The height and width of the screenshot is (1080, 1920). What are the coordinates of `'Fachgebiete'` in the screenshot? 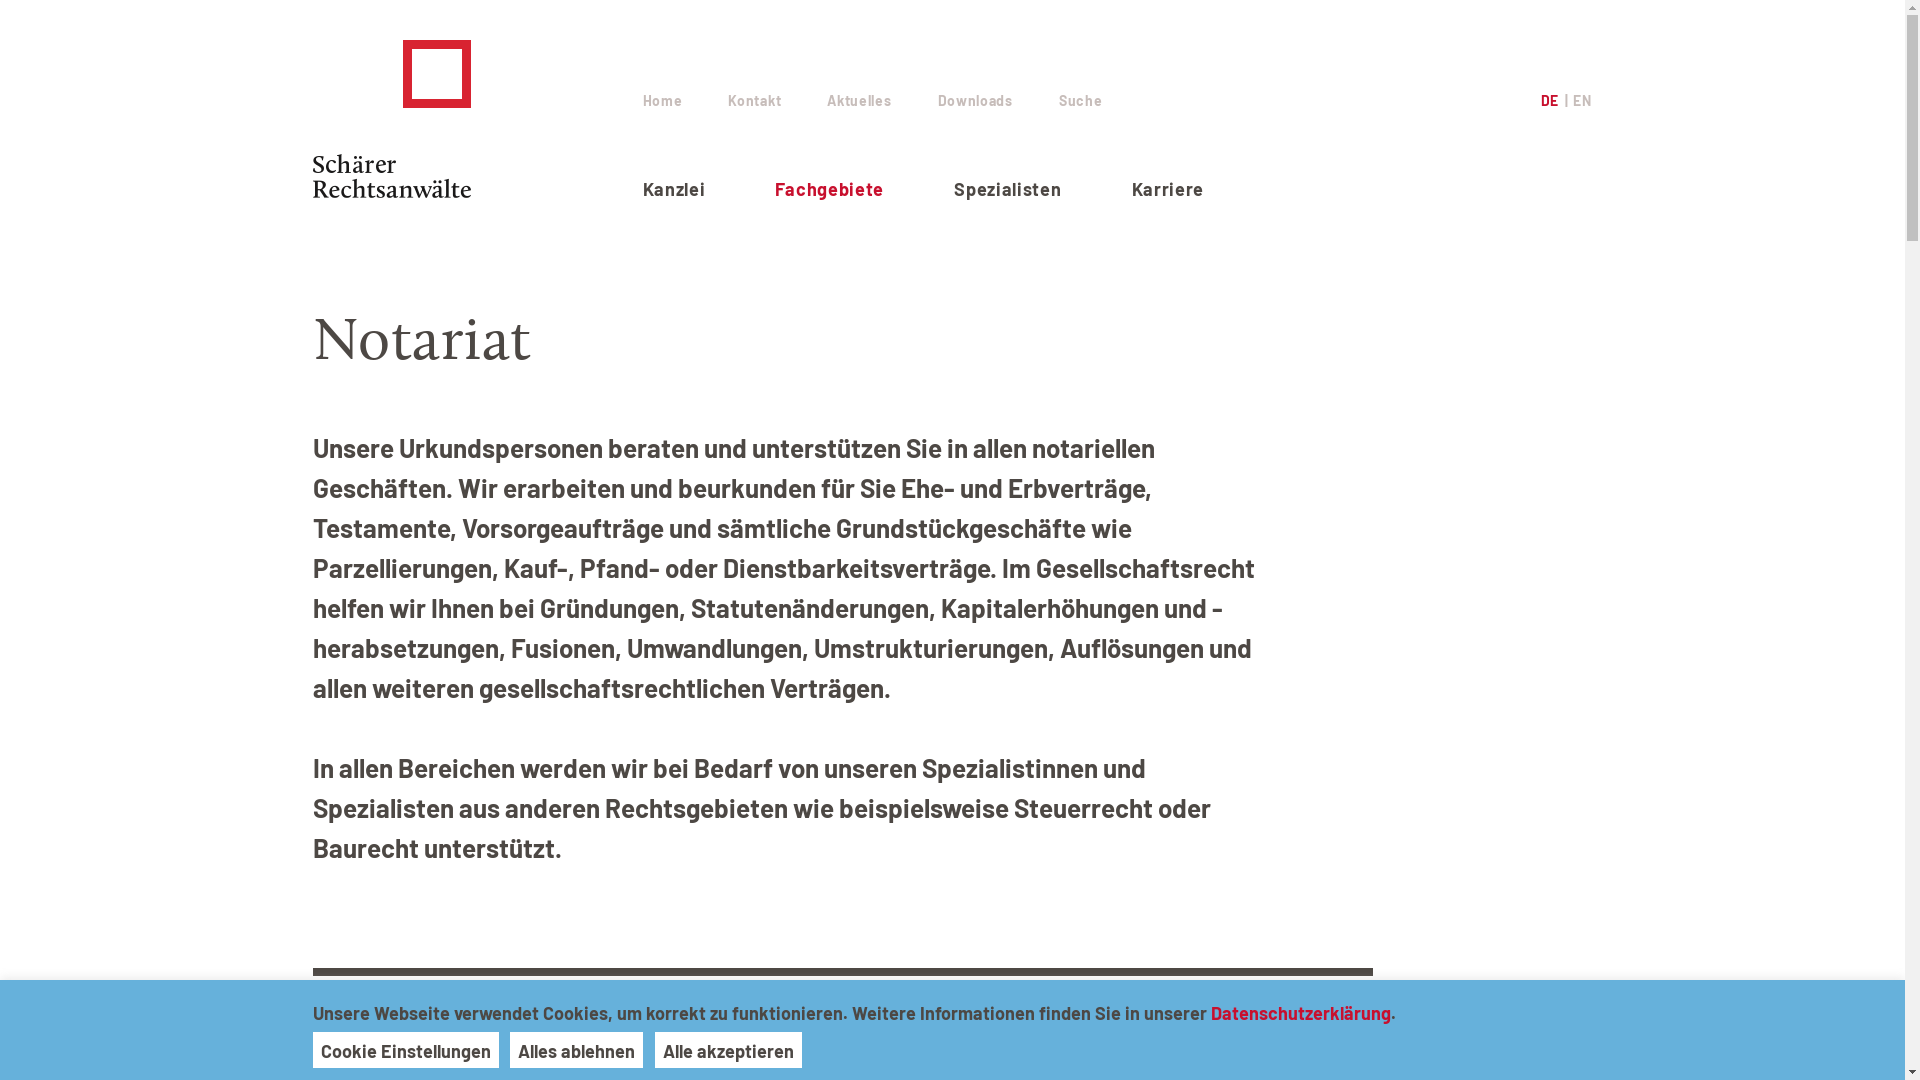 It's located at (829, 189).